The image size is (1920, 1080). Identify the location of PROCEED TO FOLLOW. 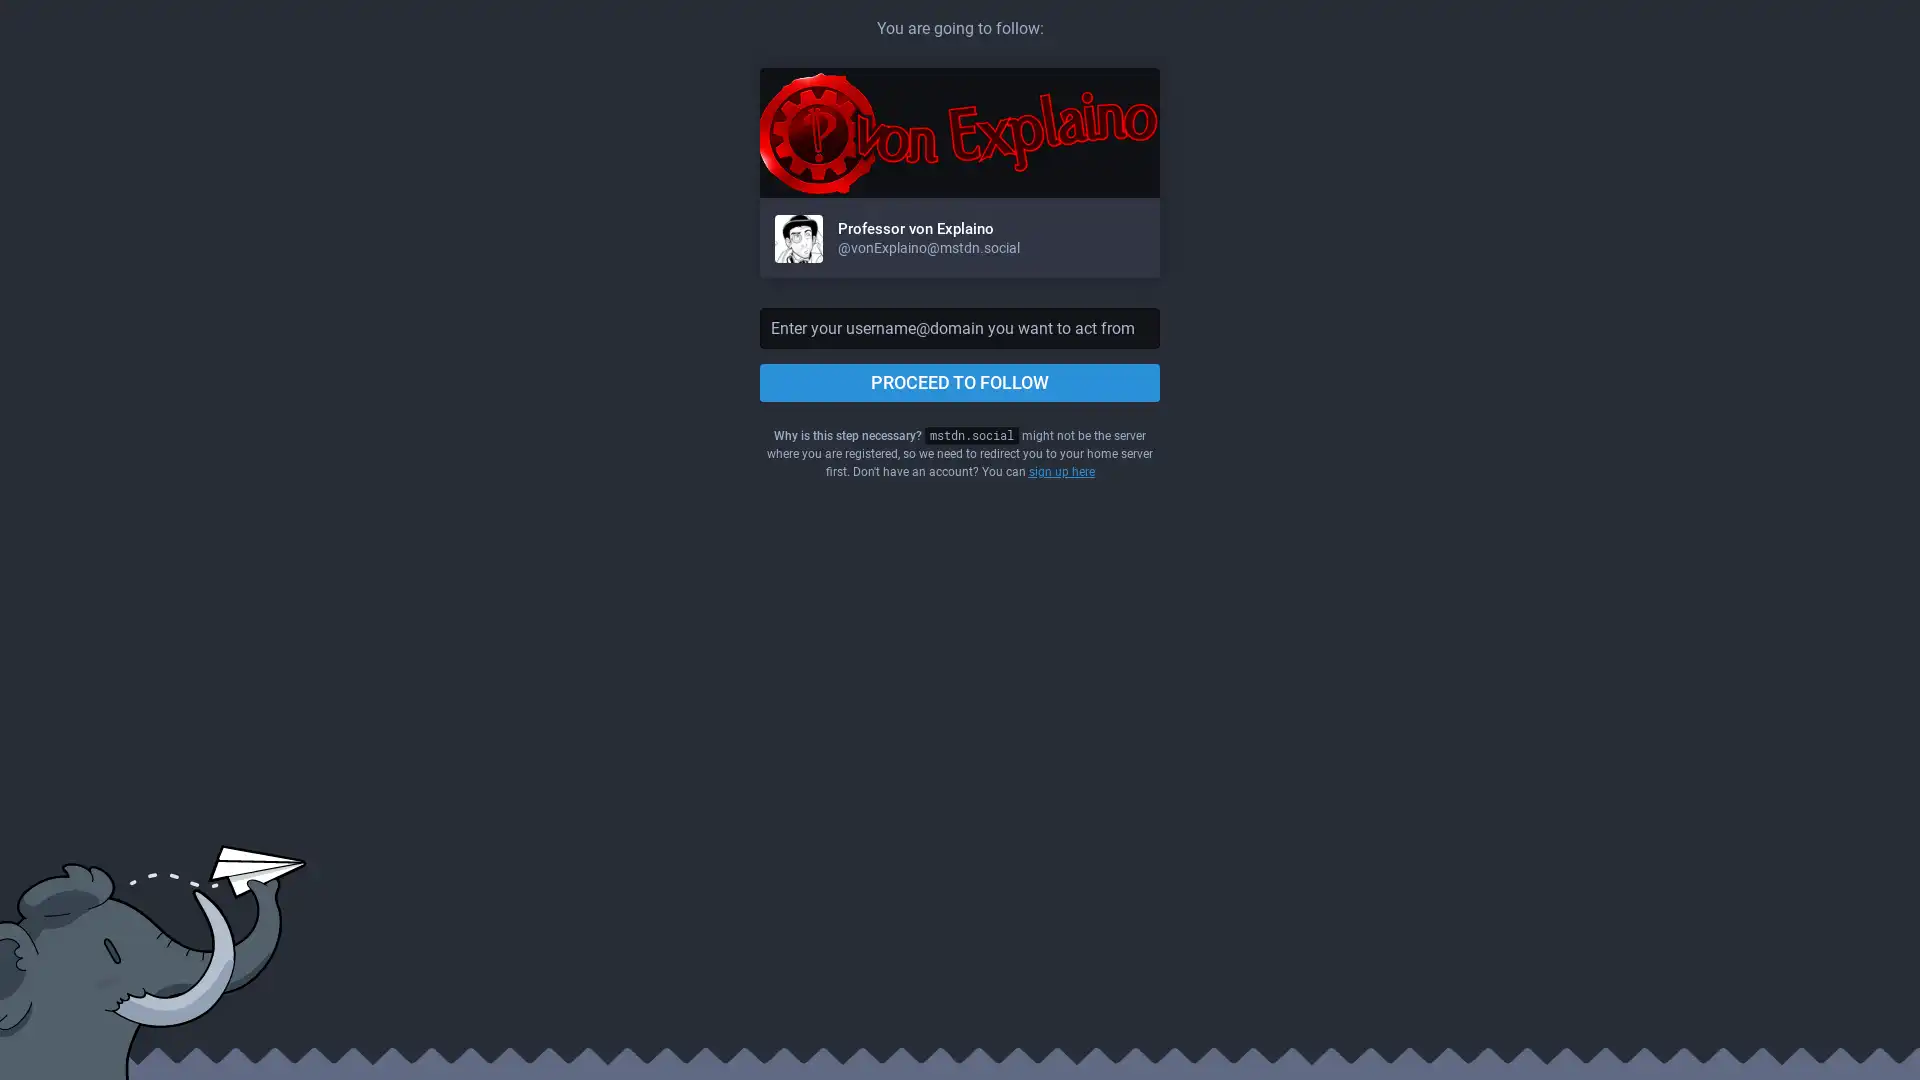
(960, 382).